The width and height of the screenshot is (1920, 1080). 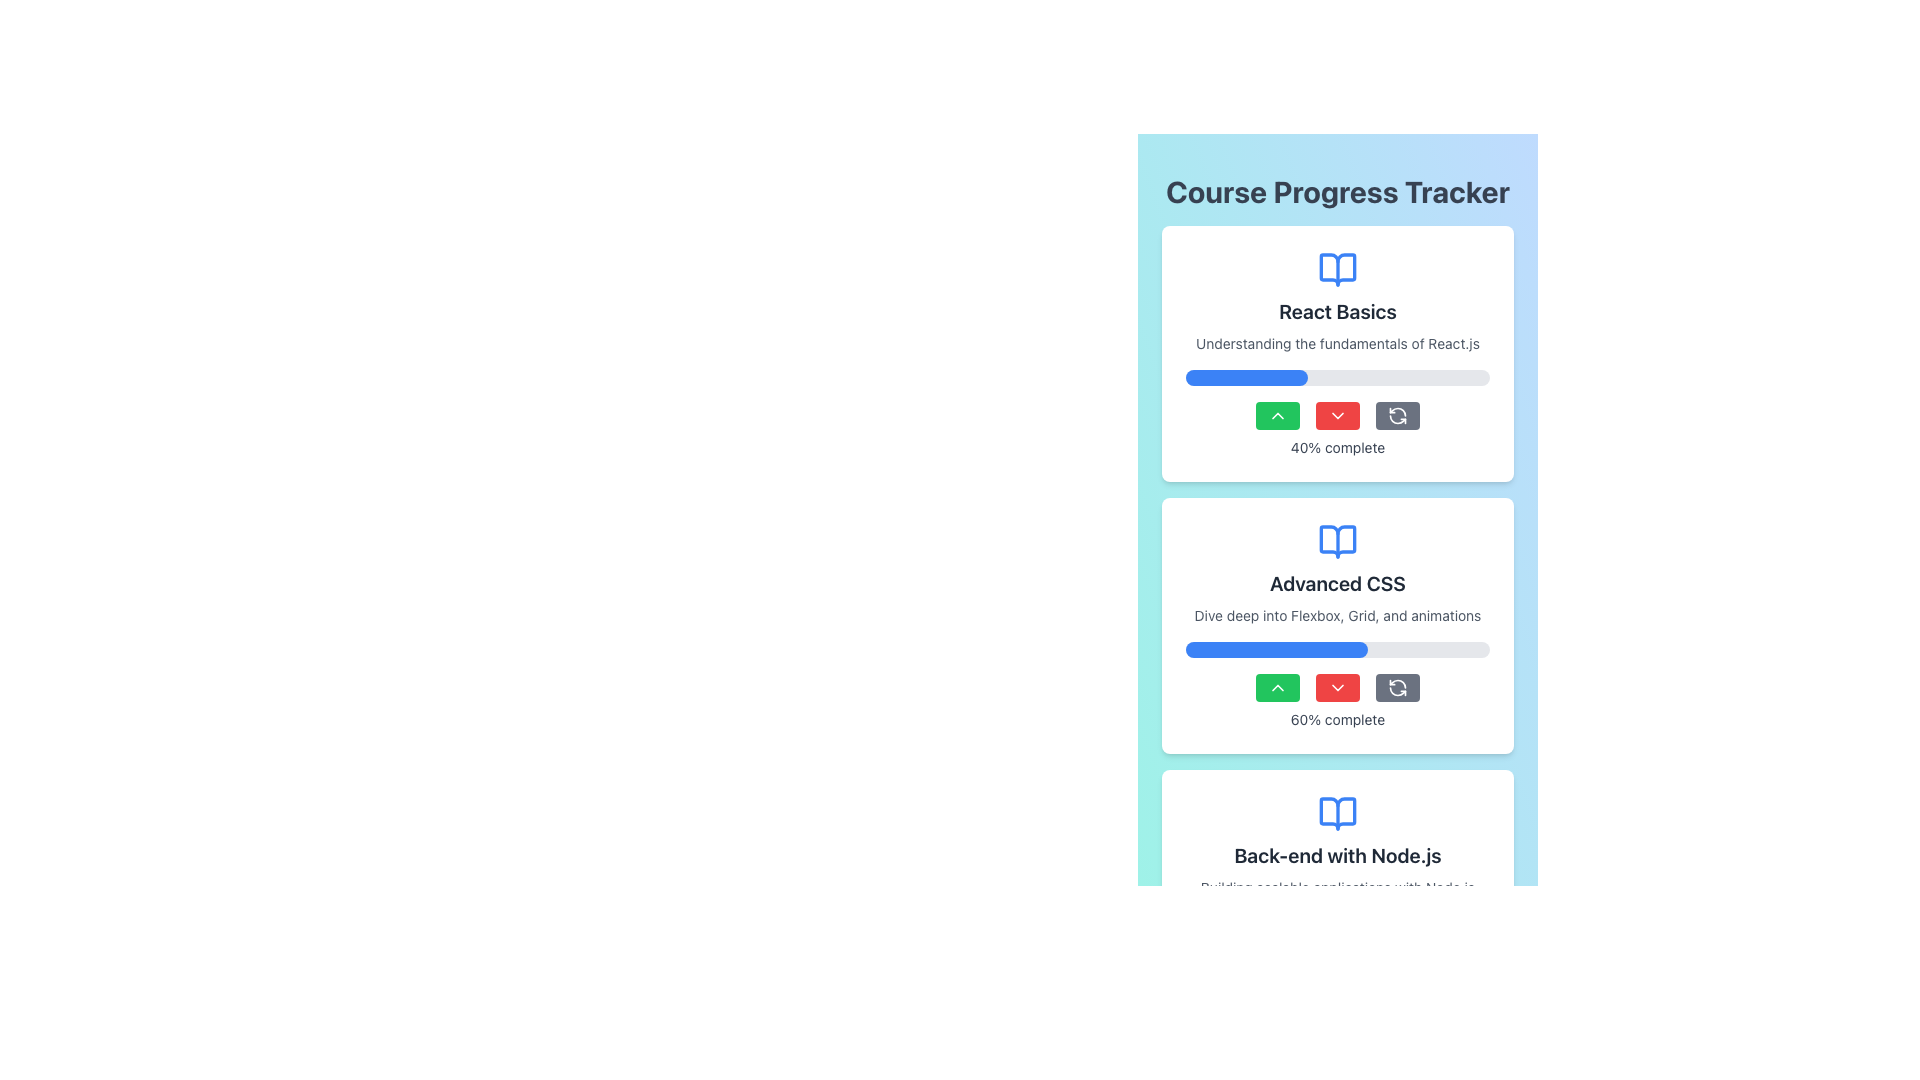 What do you see at coordinates (1338, 542) in the screenshot?
I see `the blue outlined open book icon located in the 'Advanced CSS' section of the course list, positioned at the top of the section card` at bounding box center [1338, 542].